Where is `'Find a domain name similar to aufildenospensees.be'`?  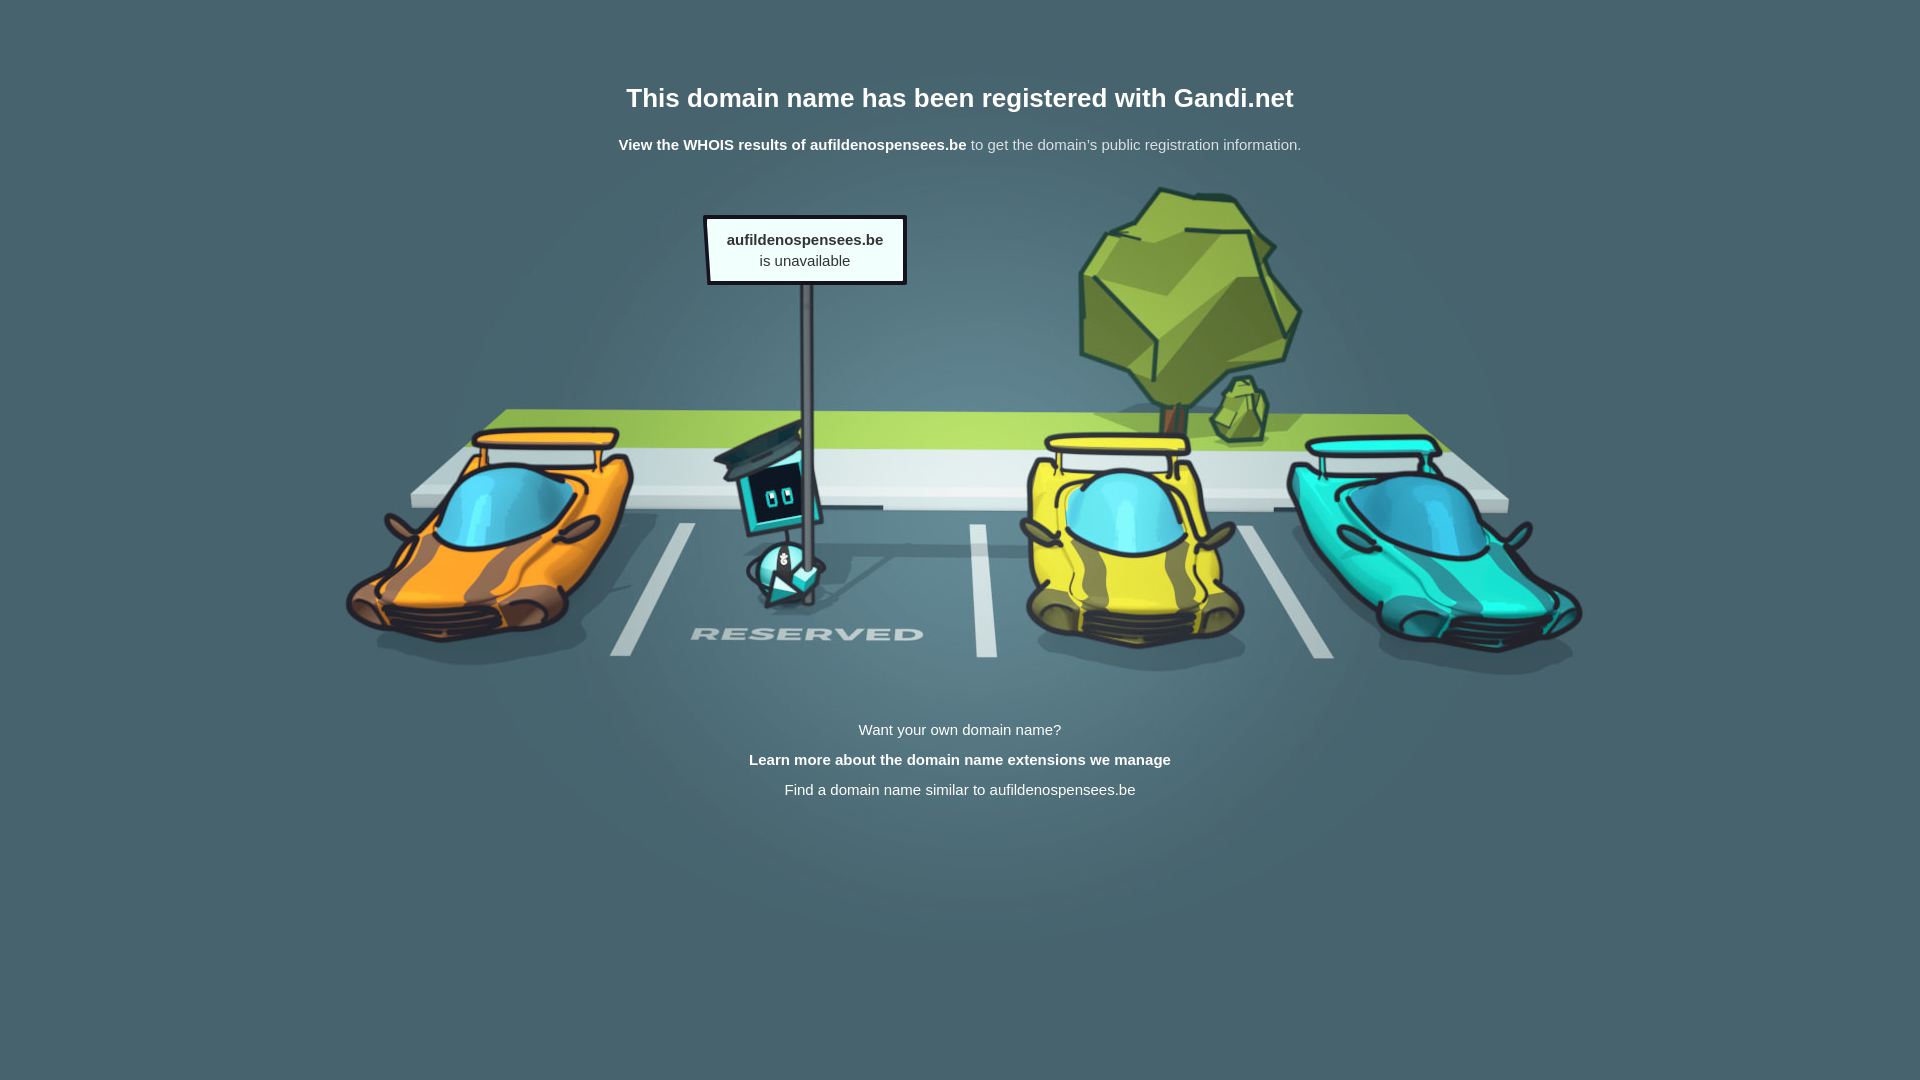 'Find a domain name similar to aufildenospensees.be' is located at coordinates (958, 788).